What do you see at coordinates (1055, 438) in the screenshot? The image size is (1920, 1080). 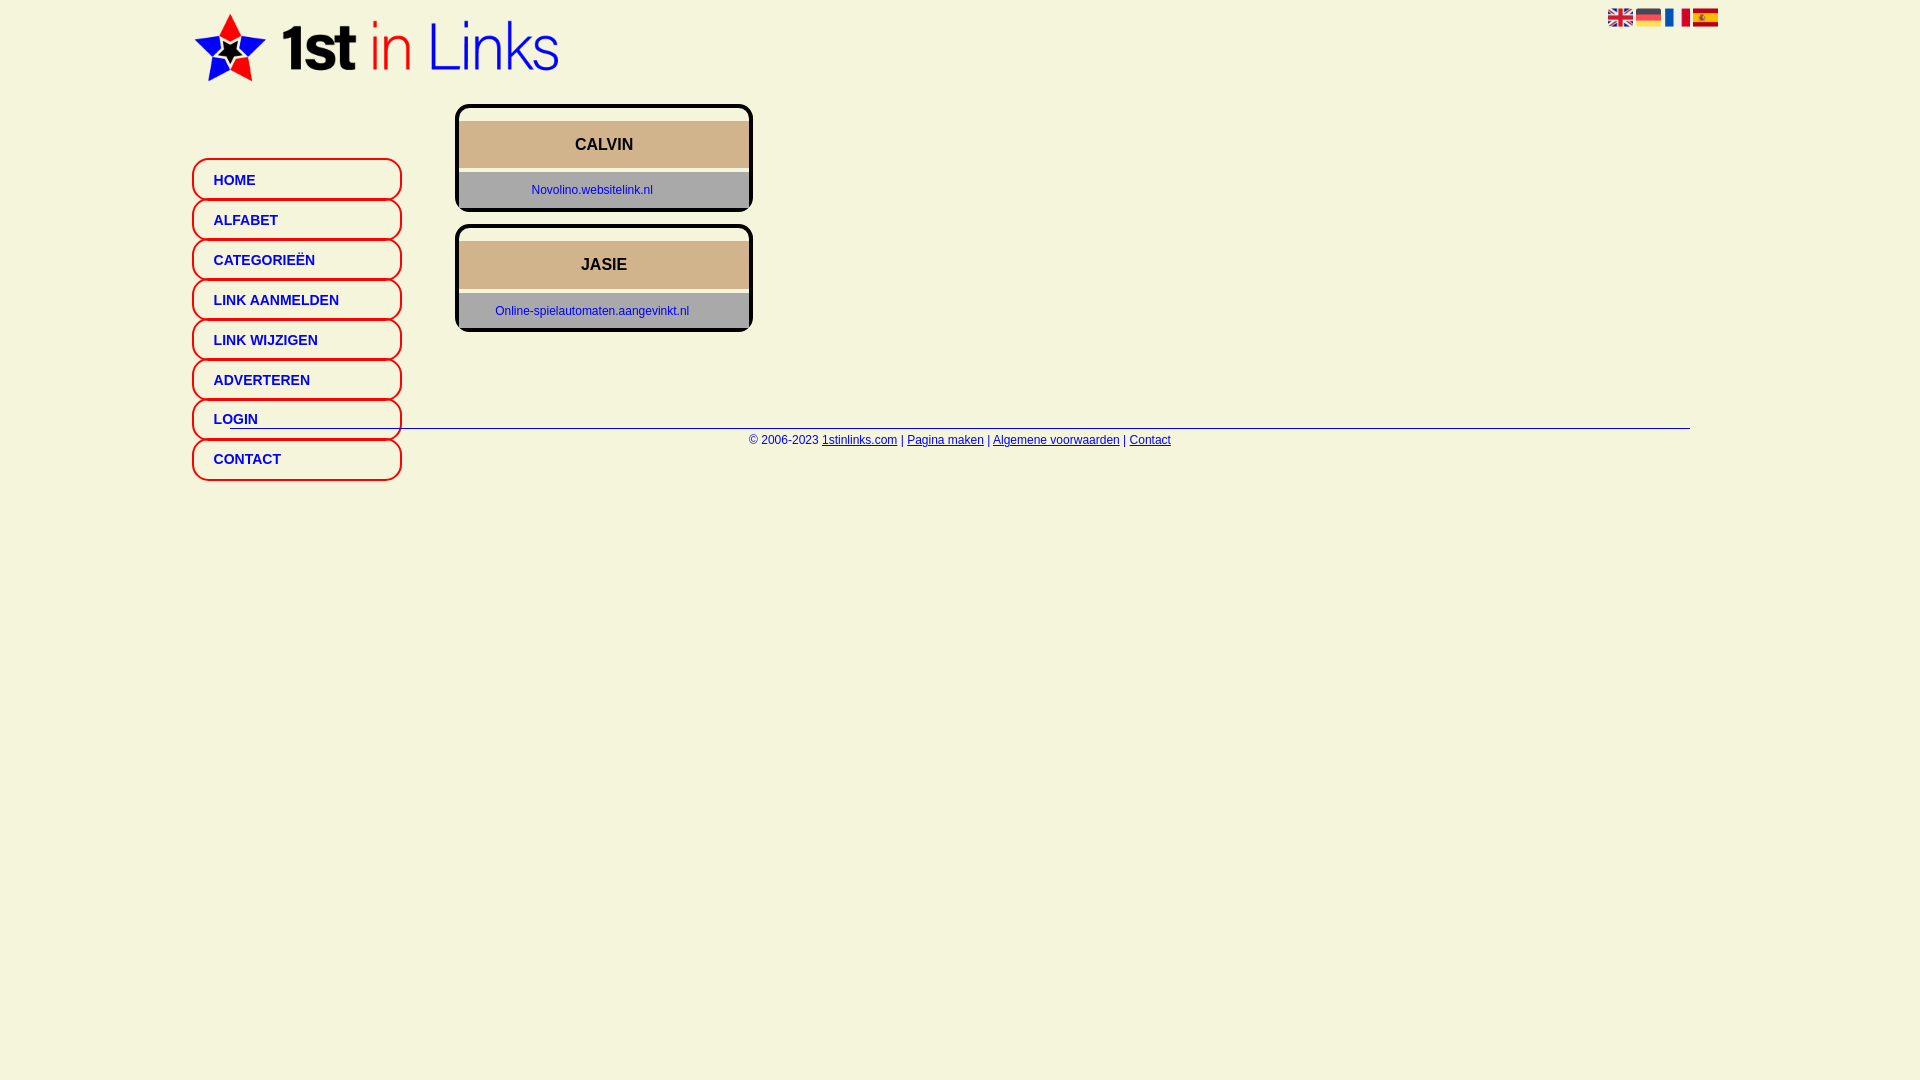 I see `'Algemene voorwaarden'` at bounding box center [1055, 438].